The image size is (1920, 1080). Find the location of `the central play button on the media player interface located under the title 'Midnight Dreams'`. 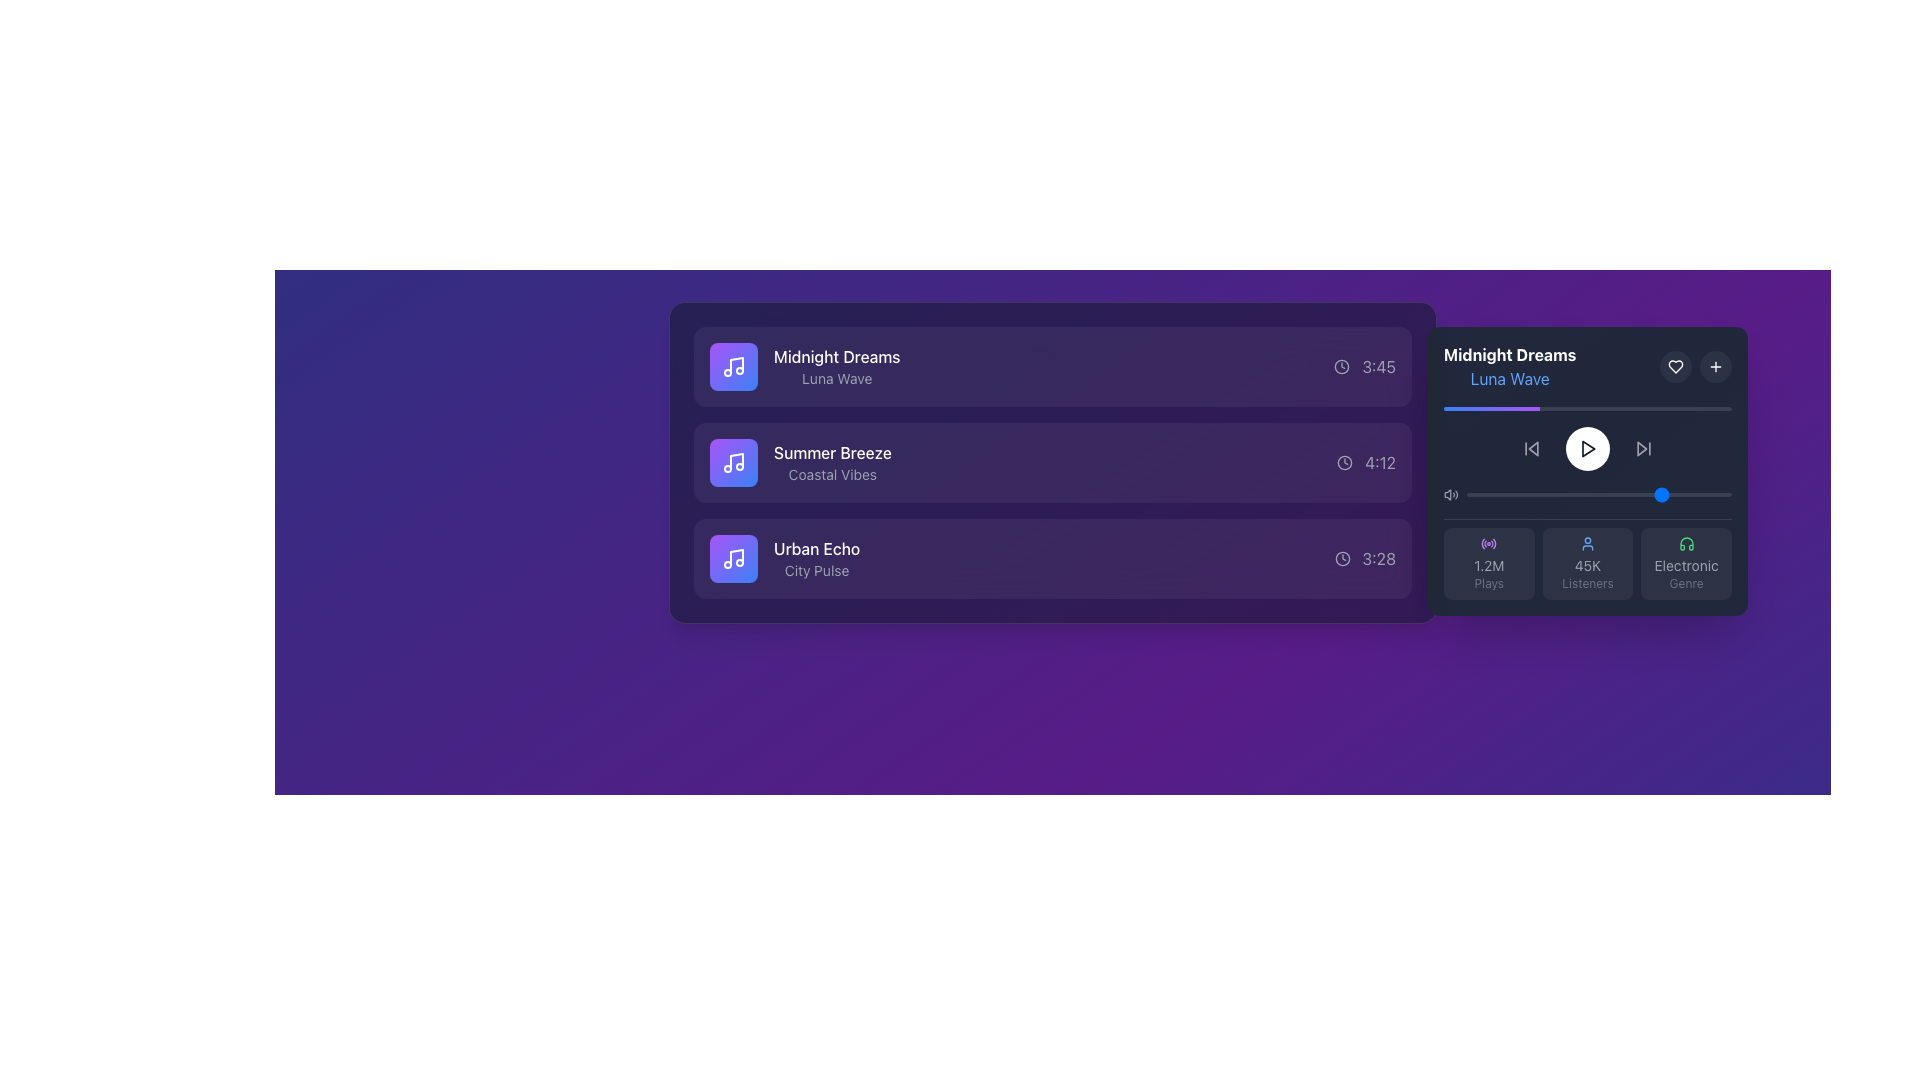

the central play button on the media player interface located under the title 'Midnight Dreams' is located at coordinates (1587, 470).